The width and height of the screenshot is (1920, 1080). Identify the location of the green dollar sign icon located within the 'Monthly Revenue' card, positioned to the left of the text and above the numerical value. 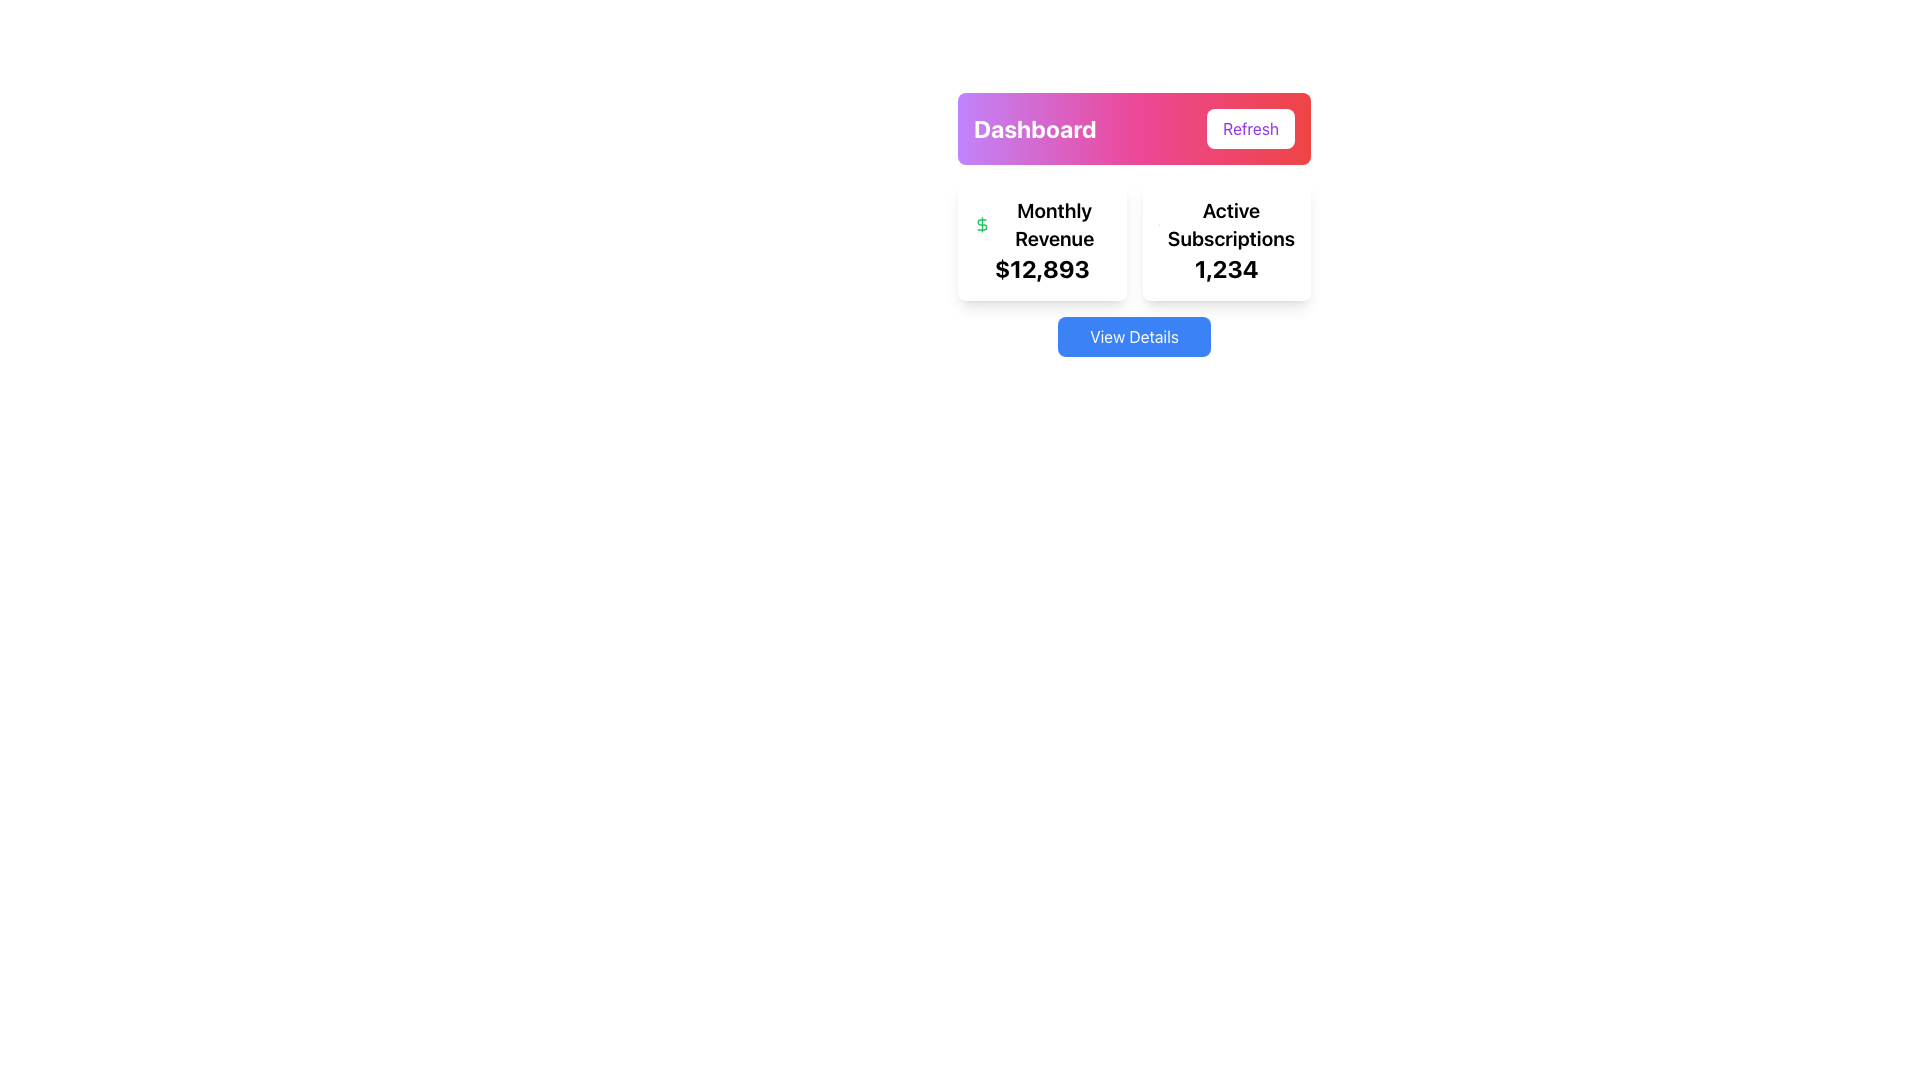
(982, 224).